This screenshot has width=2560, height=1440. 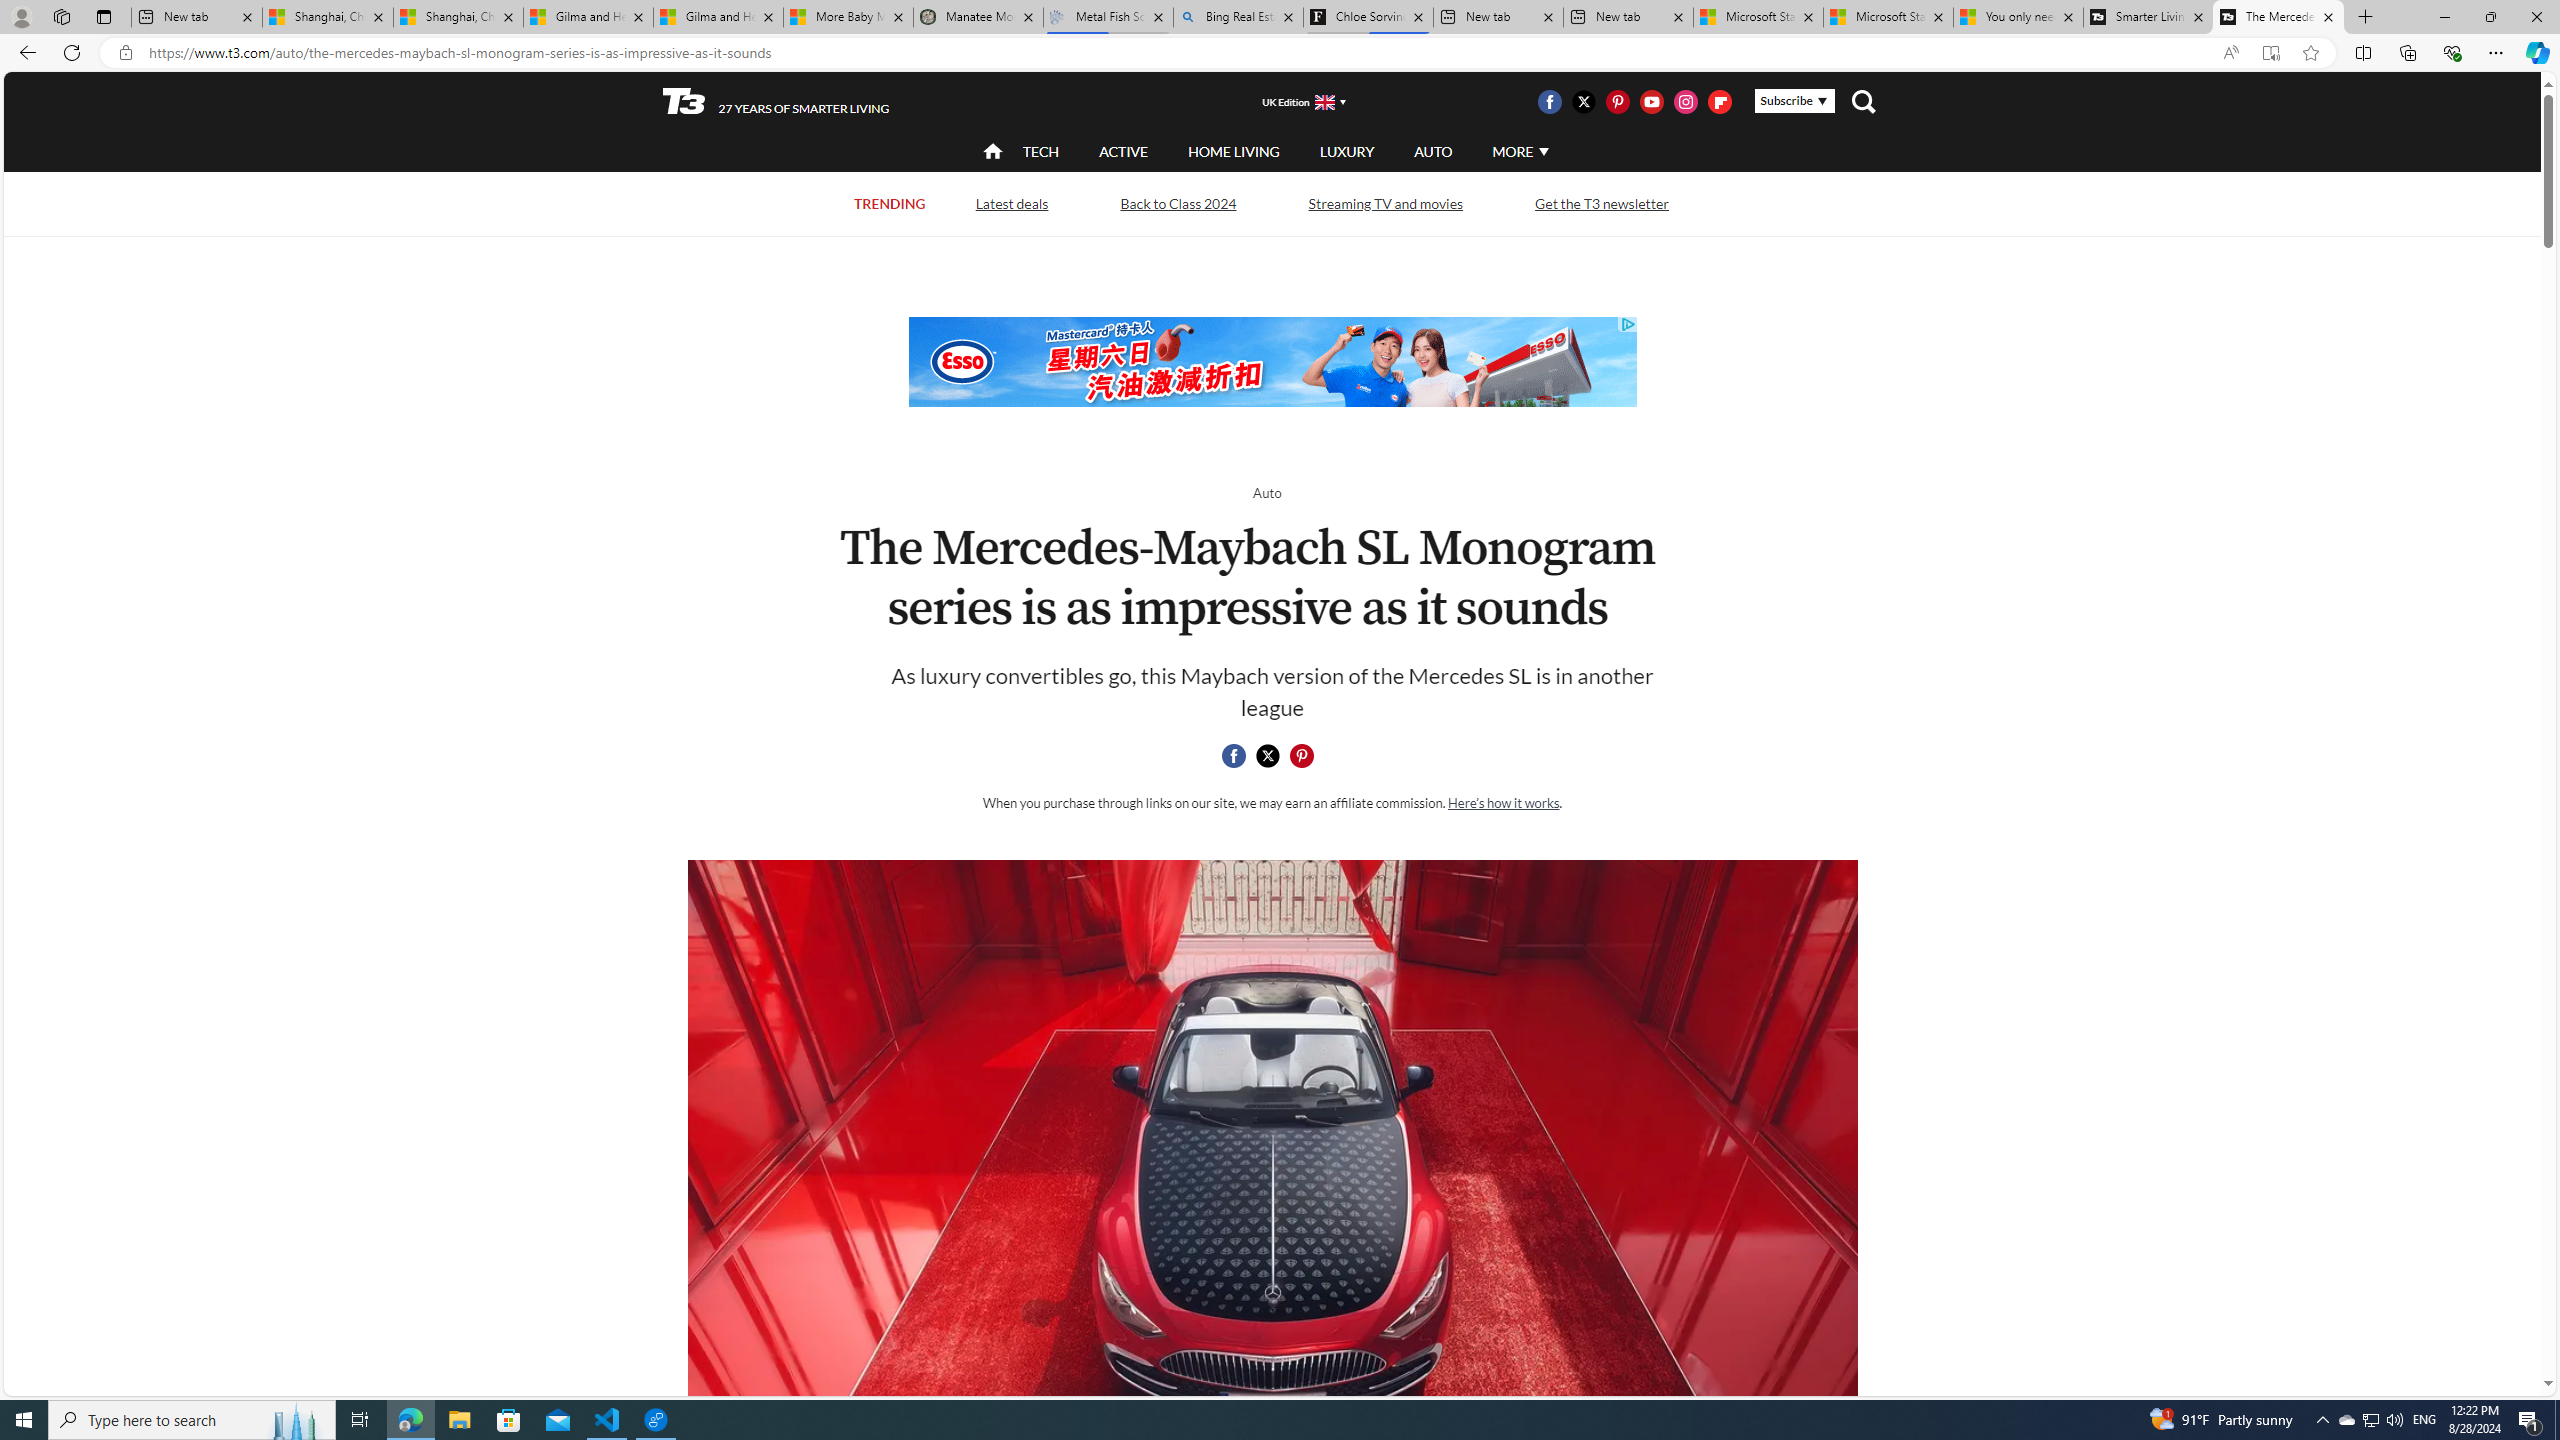 What do you see at coordinates (1582, 100) in the screenshot?
I see `'Visit us on Twitter'` at bounding box center [1582, 100].